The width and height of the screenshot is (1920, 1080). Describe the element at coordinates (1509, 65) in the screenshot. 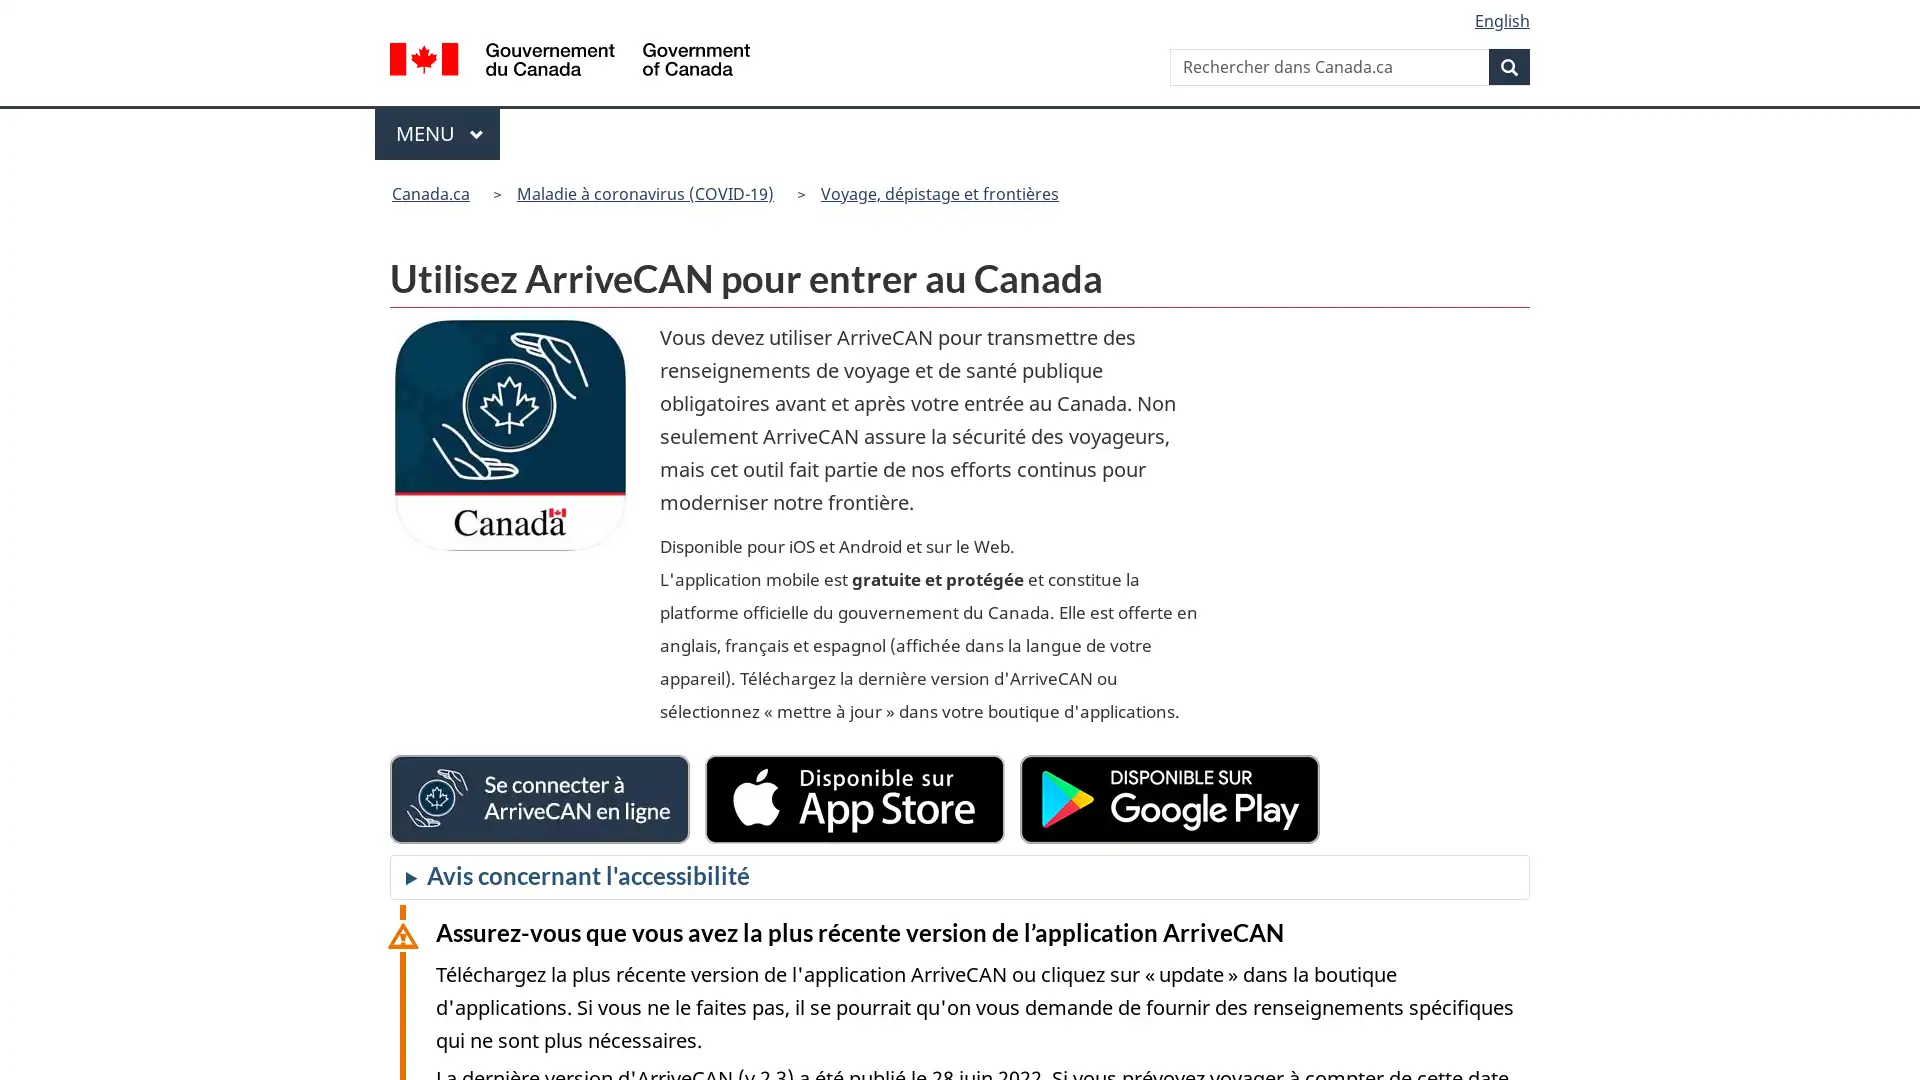

I see `Recherche` at that location.